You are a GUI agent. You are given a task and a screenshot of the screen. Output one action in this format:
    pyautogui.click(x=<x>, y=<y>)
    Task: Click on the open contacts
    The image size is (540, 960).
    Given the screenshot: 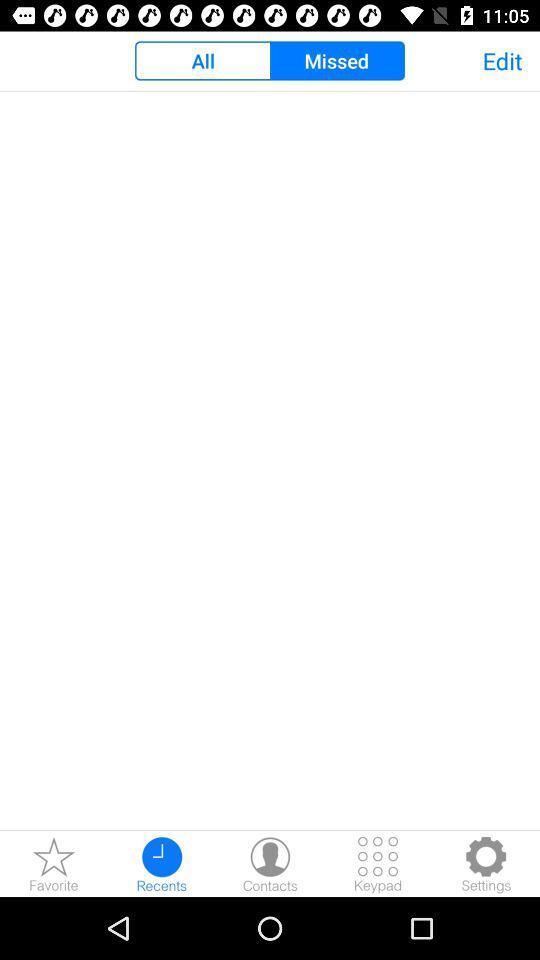 What is the action you would take?
    pyautogui.click(x=270, y=863)
    